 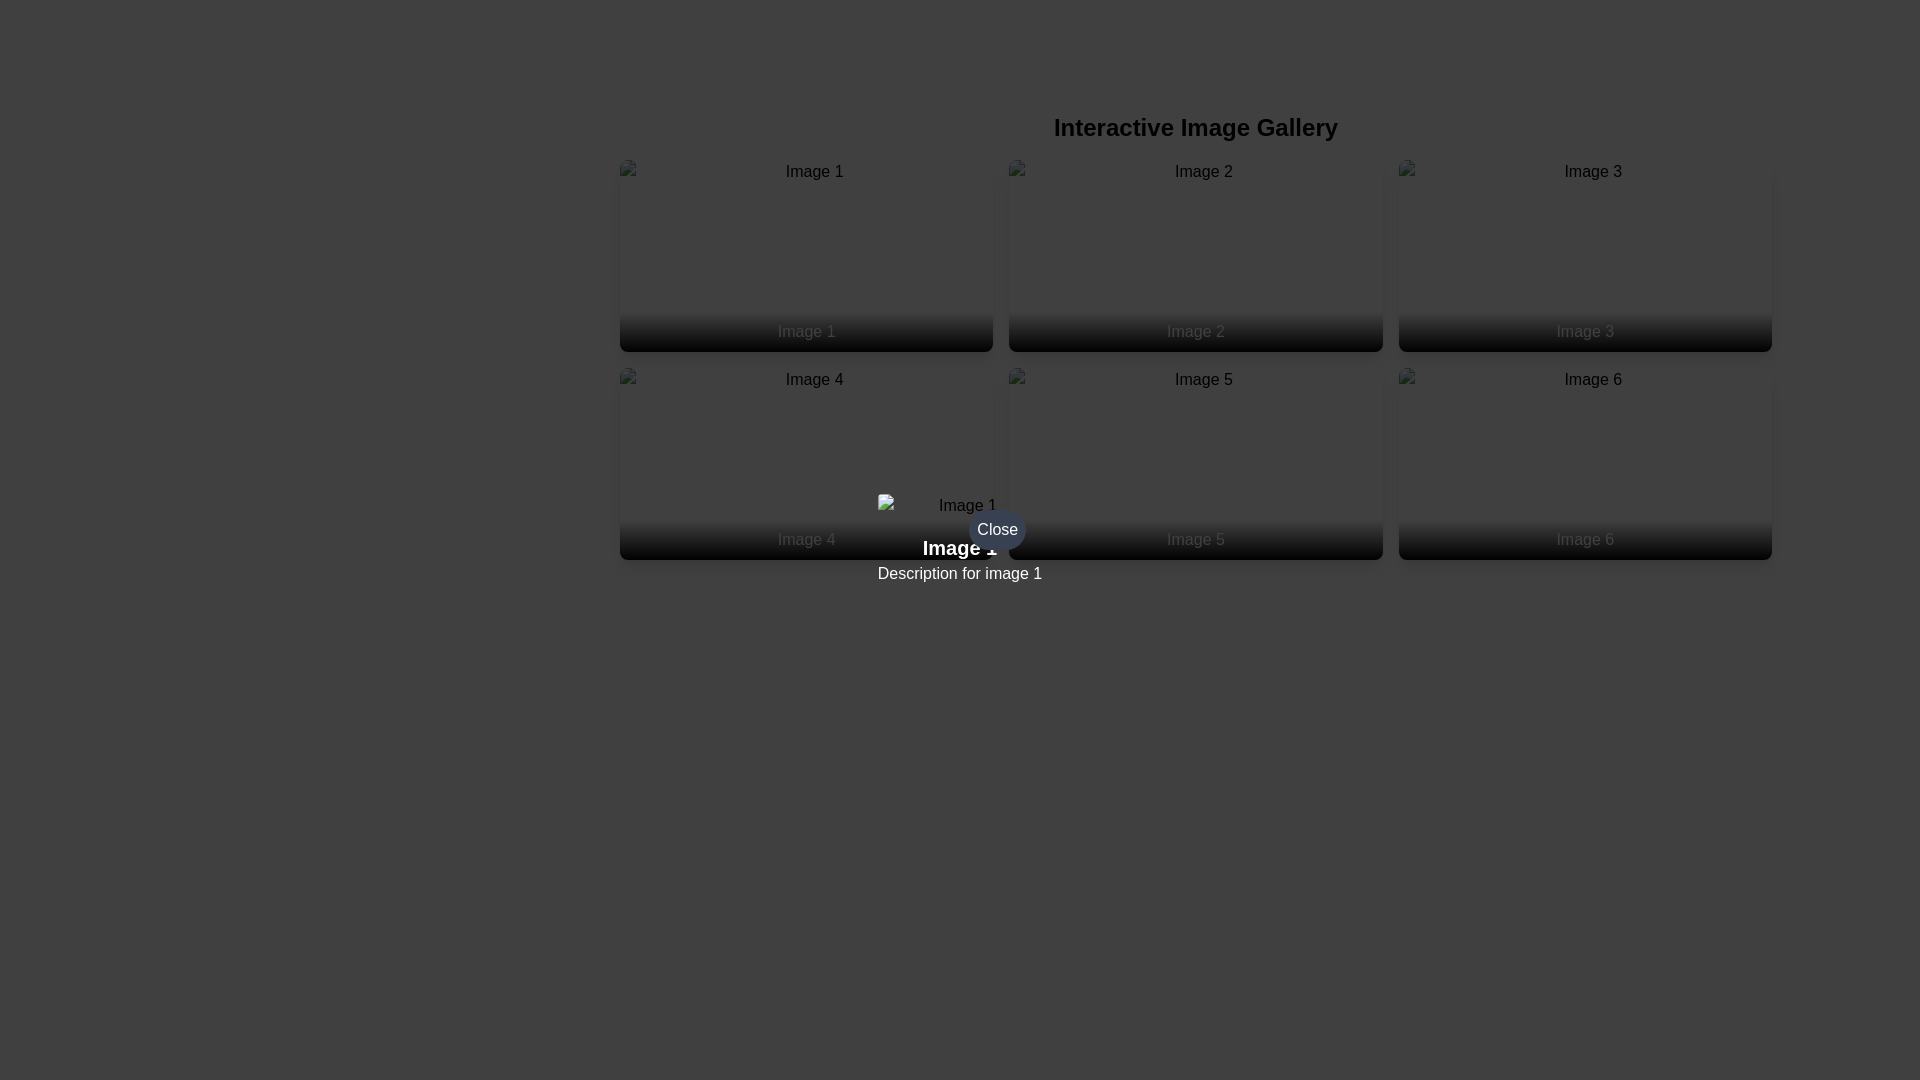 I want to click on the bold text label that displays 'Image 1', which is positioned at the top of the description panel for an image, so click(x=960, y=547).